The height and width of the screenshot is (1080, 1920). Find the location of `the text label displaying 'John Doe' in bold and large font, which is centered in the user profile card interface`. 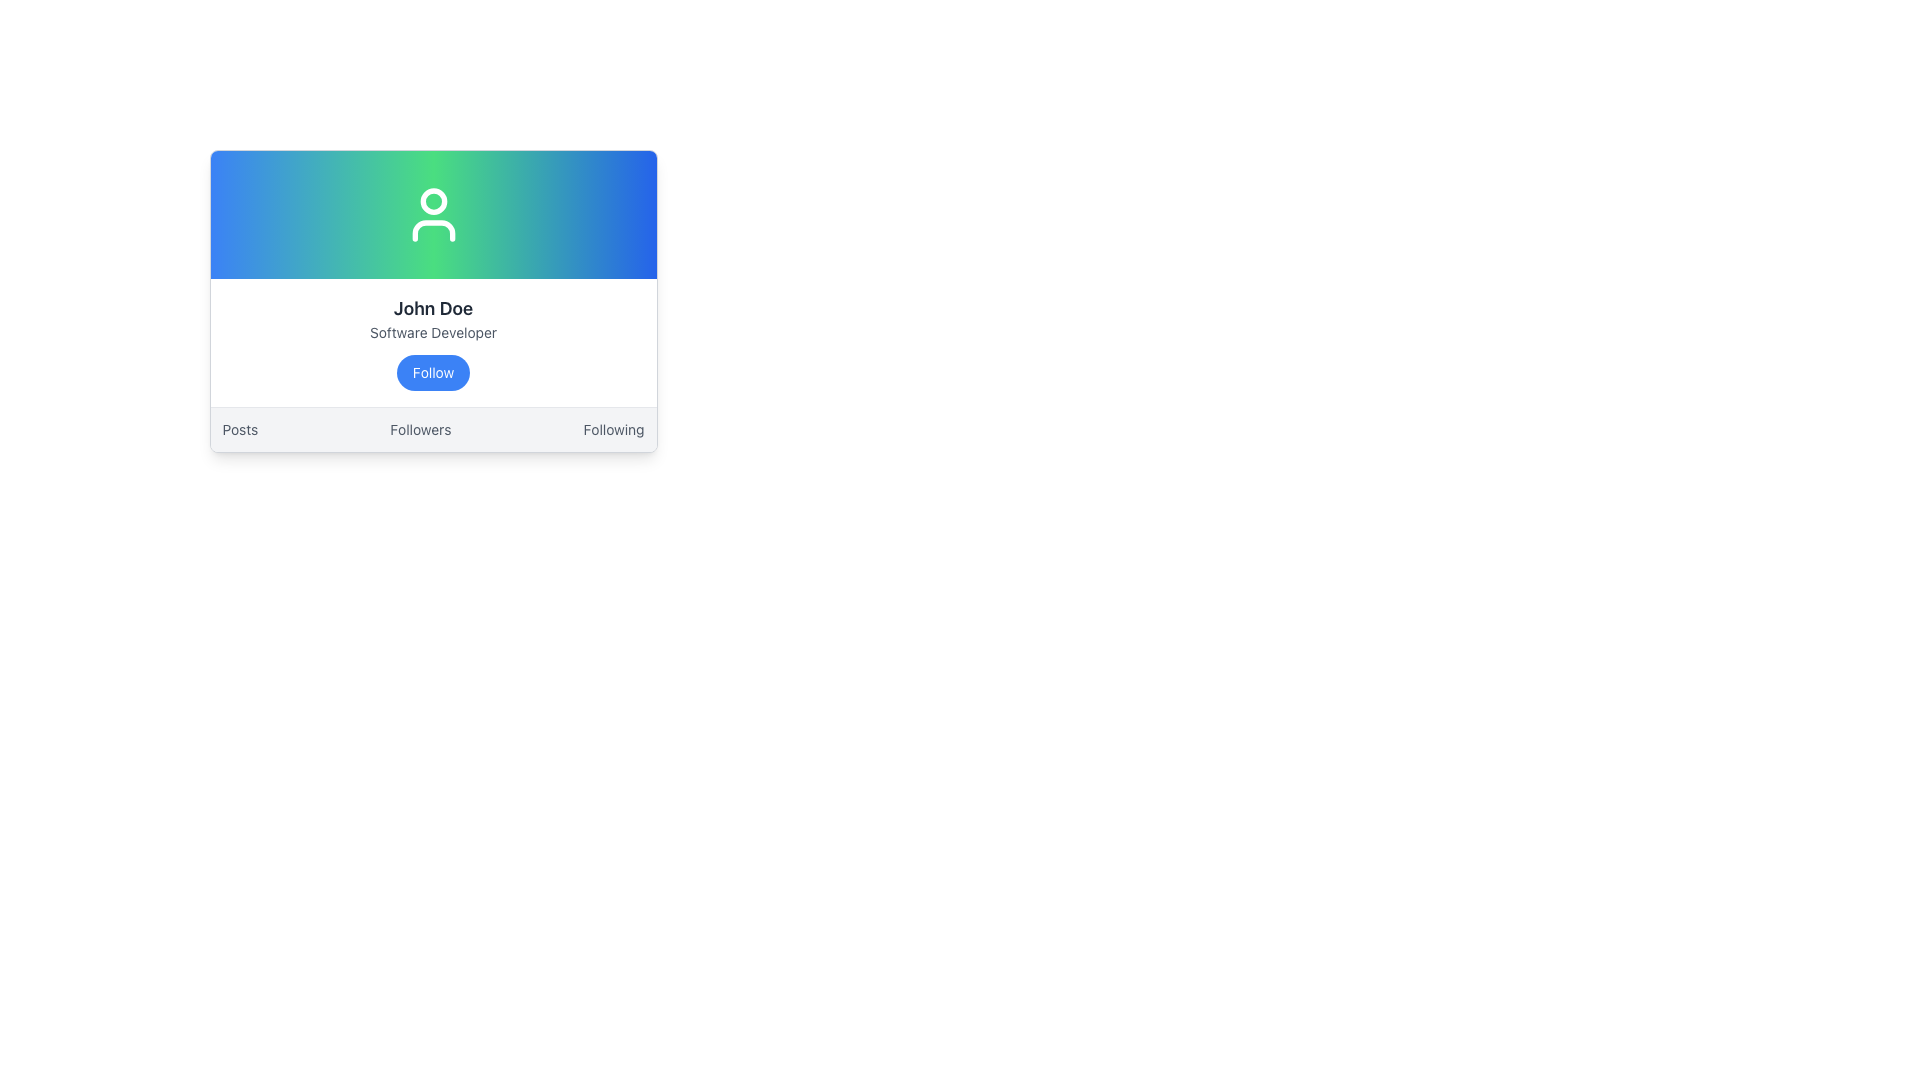

the text label displaying 'John Doe' in bold and large font, which is centered in the user profile card interface is located at coordinates (432, 308).